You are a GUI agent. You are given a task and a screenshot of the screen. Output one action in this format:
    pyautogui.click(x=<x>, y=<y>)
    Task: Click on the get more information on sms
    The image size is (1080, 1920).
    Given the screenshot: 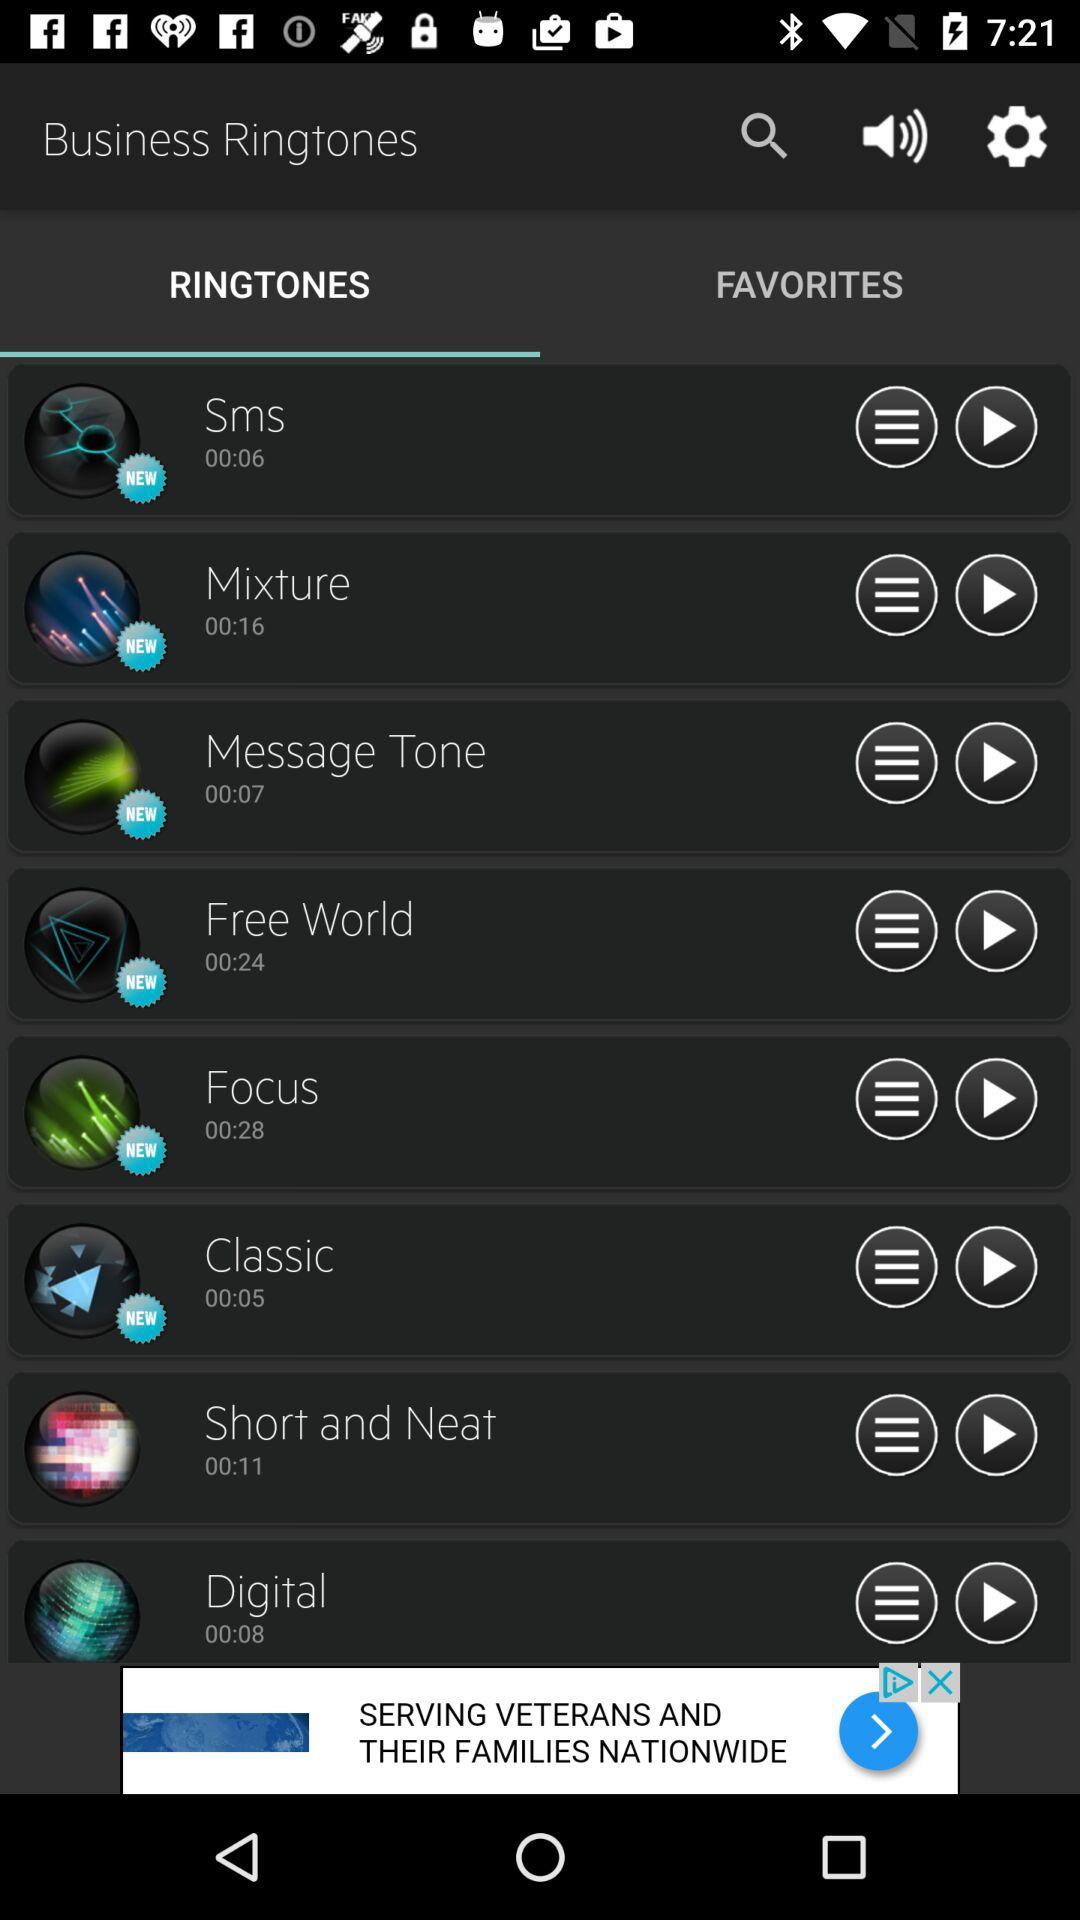 What is the action you would take?
    pyautogui.click(x=895, y=427)
    